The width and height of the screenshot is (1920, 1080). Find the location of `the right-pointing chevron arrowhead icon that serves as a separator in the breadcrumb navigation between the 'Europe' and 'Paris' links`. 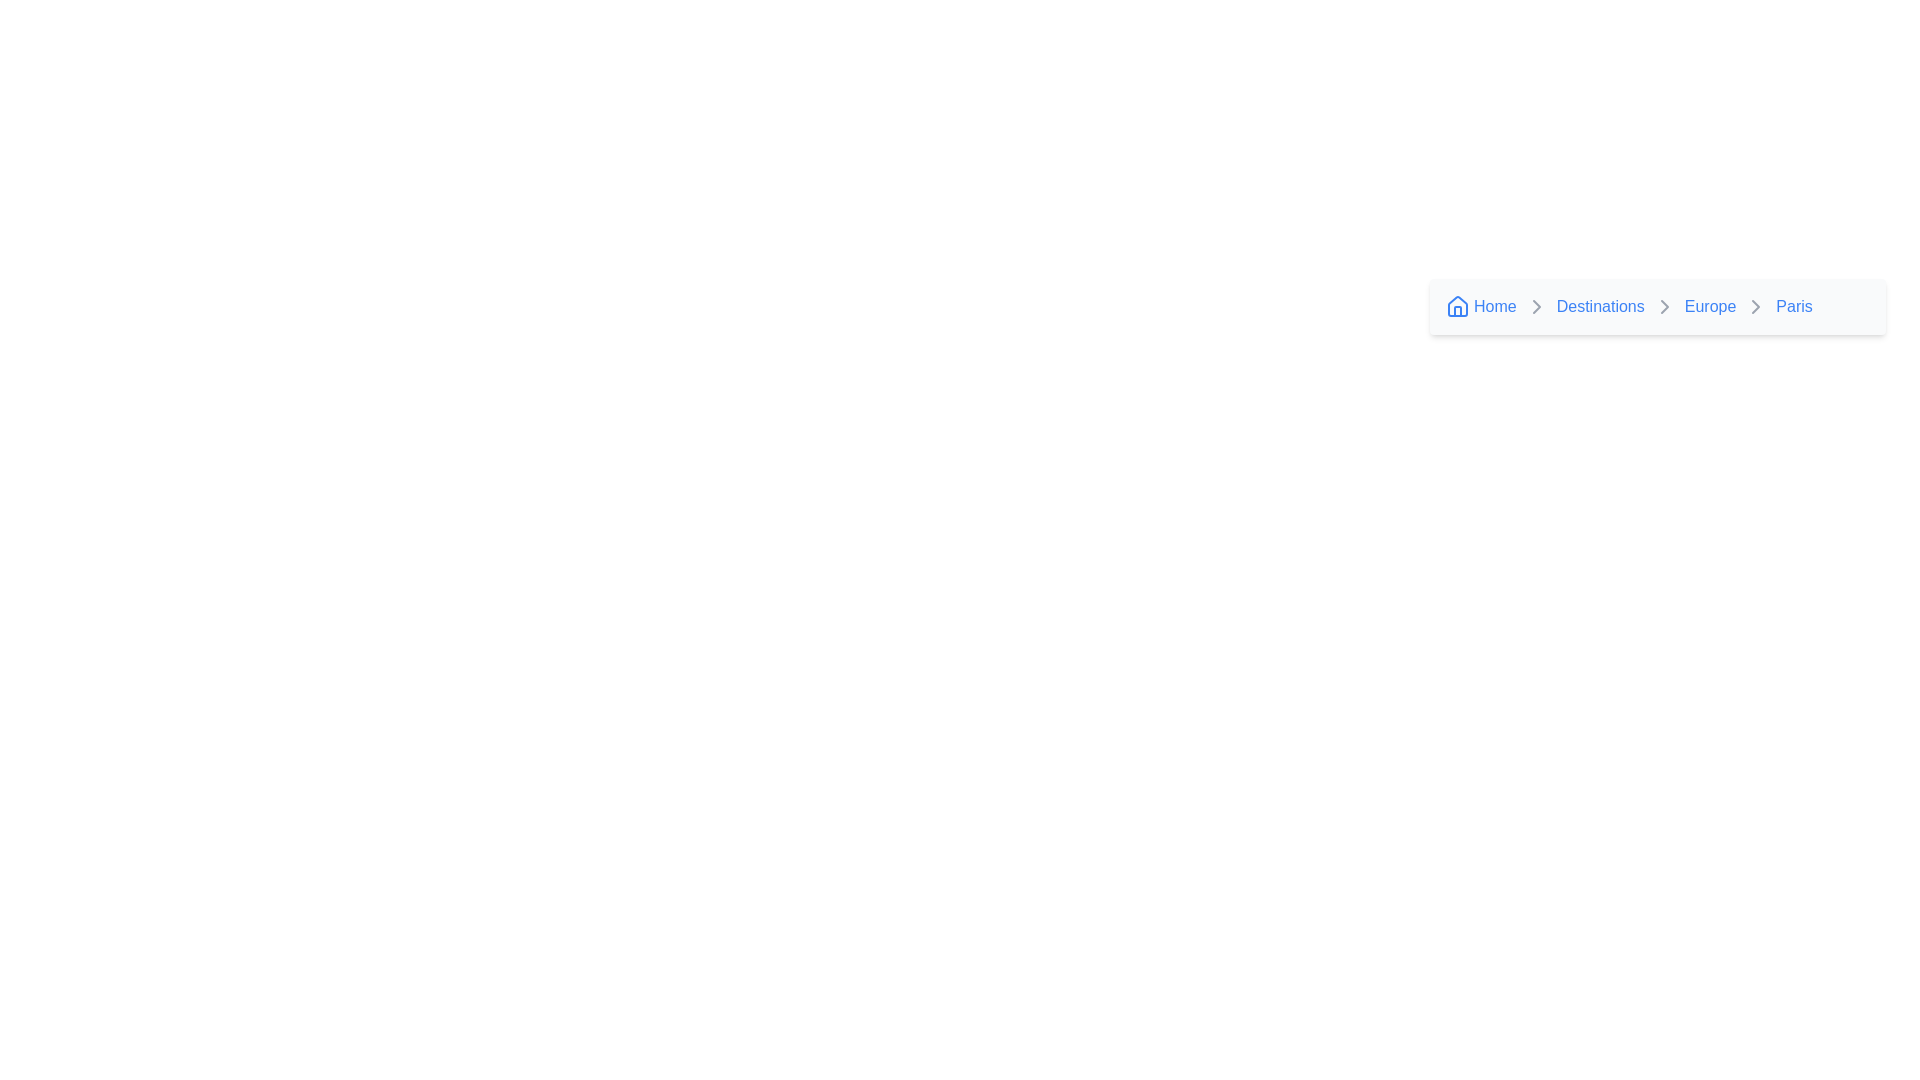

the right-pointing chevron arrowhead icon that serves as a separator in the breadcrumb navigation between the 'Europe' and 'Paris' links is located at coordinates (1755, 307).